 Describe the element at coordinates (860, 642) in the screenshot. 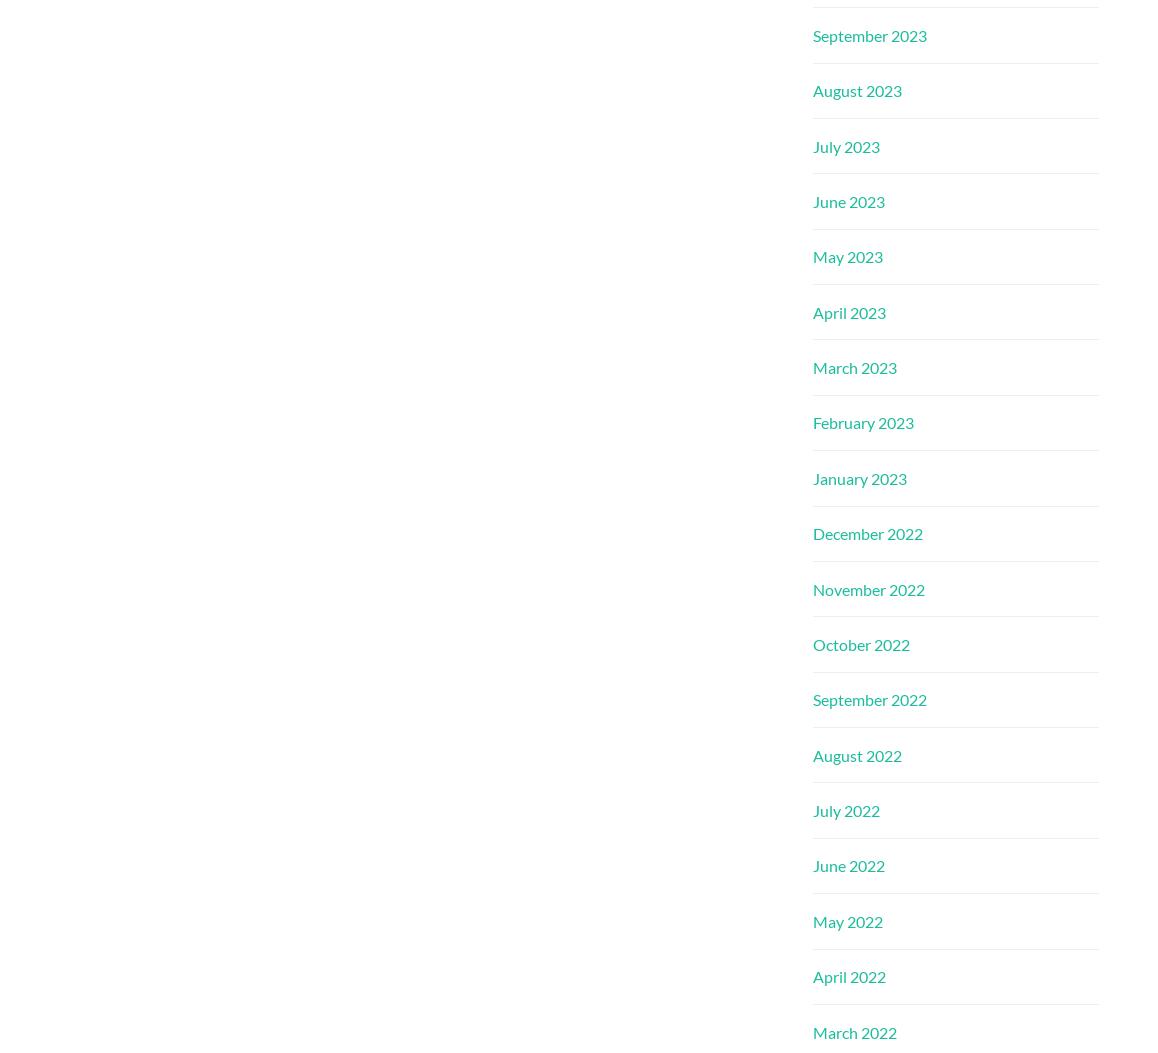

I see `'October 2022'` at that location.